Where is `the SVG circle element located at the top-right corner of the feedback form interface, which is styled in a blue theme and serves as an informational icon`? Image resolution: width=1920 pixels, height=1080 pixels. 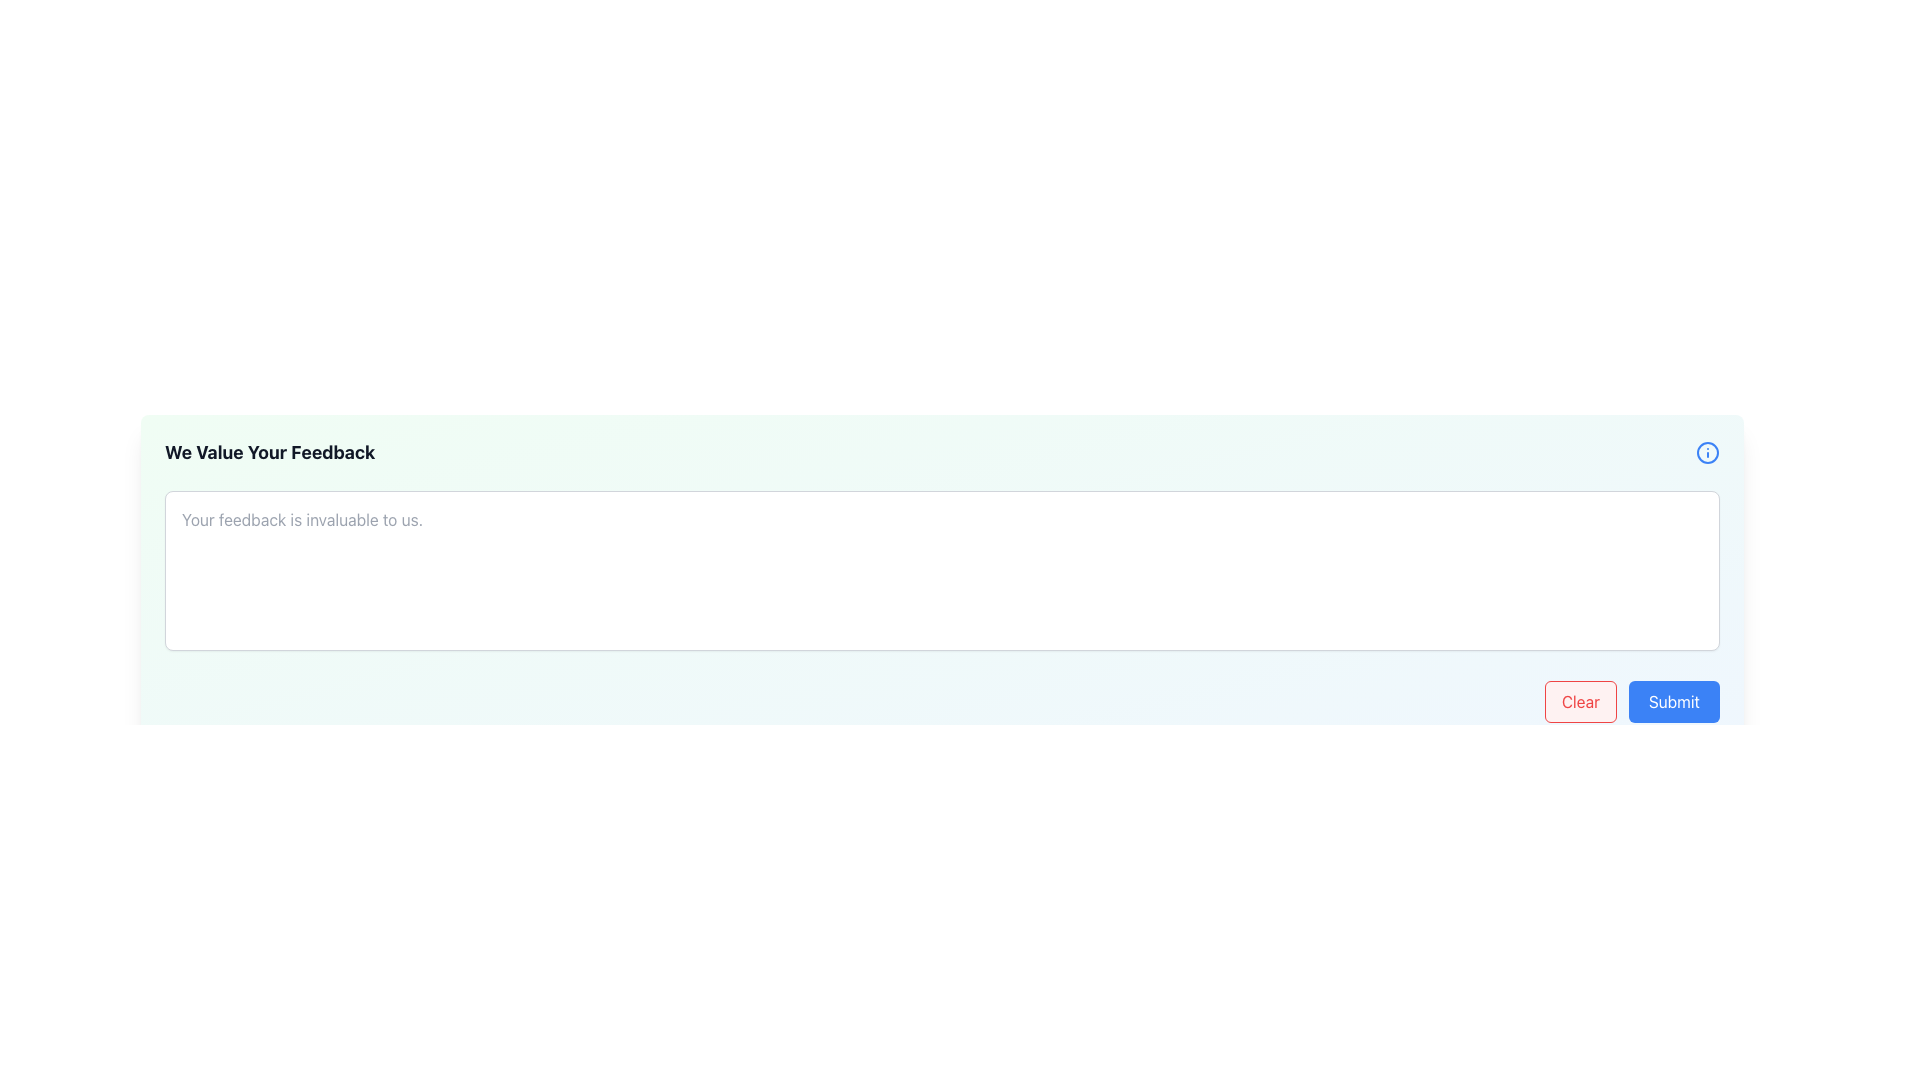 the SVG circle element located at the top-right corner of the feedback form interface, which is styled in a blue theme and serves as an informational icon is located at coordinates (1707, 452).